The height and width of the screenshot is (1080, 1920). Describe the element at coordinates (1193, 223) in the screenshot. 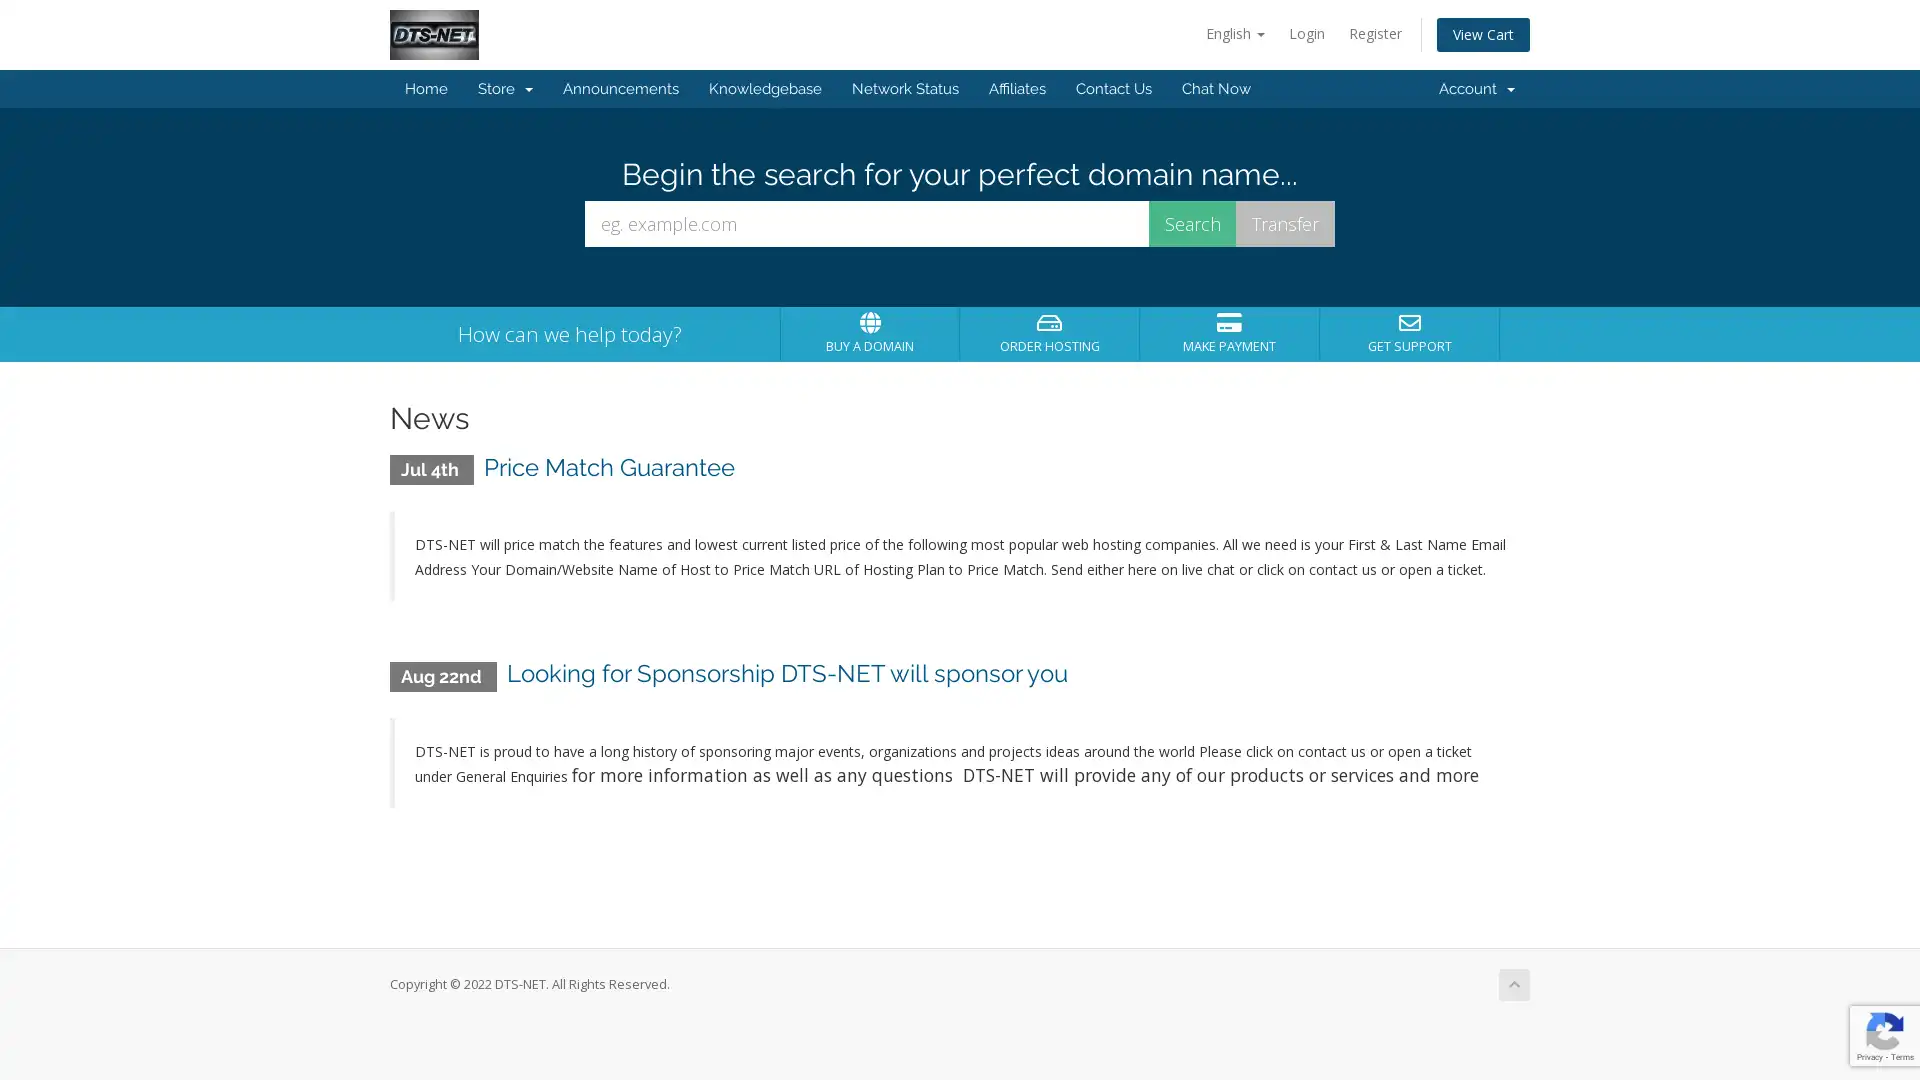

I see `Search` at that location.